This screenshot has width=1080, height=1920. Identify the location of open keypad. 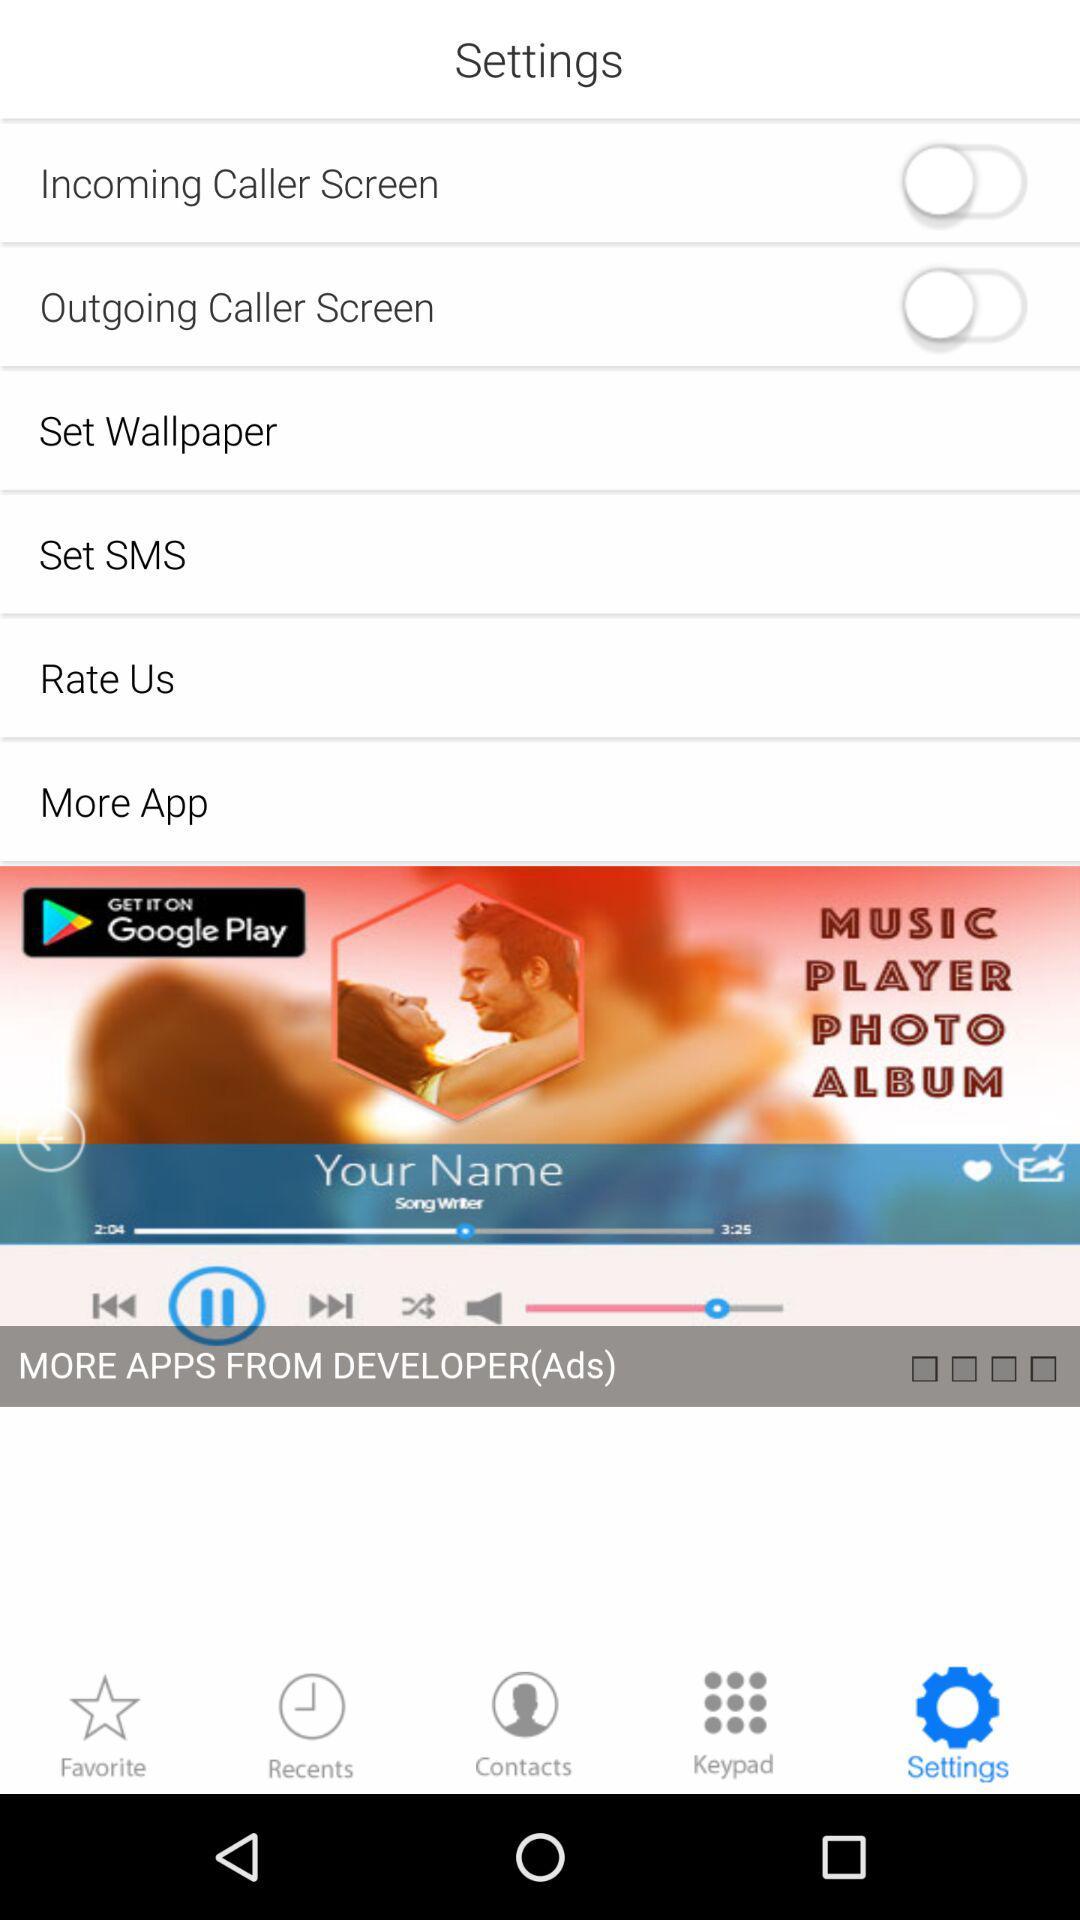
(733, 1723).